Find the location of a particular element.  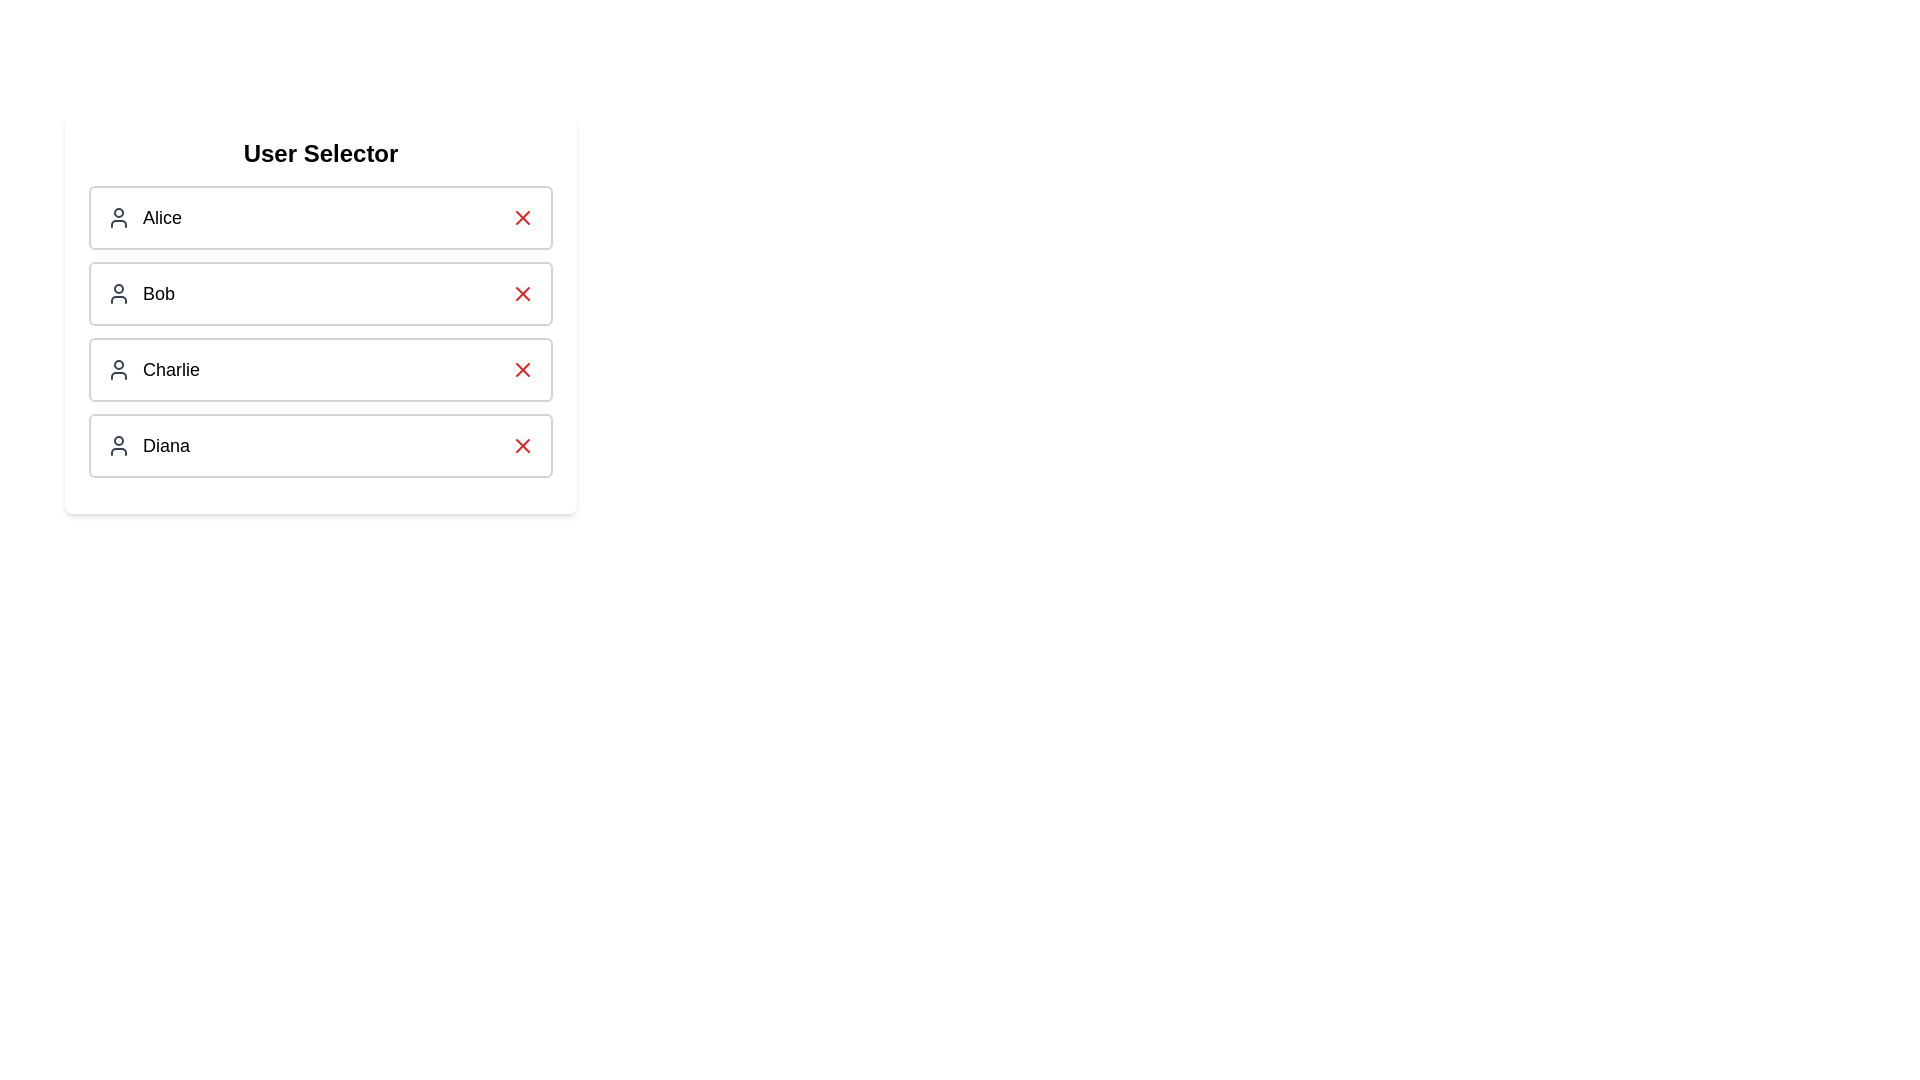

the user Alice by clicking on their entry is located at coordinates (321, 218).